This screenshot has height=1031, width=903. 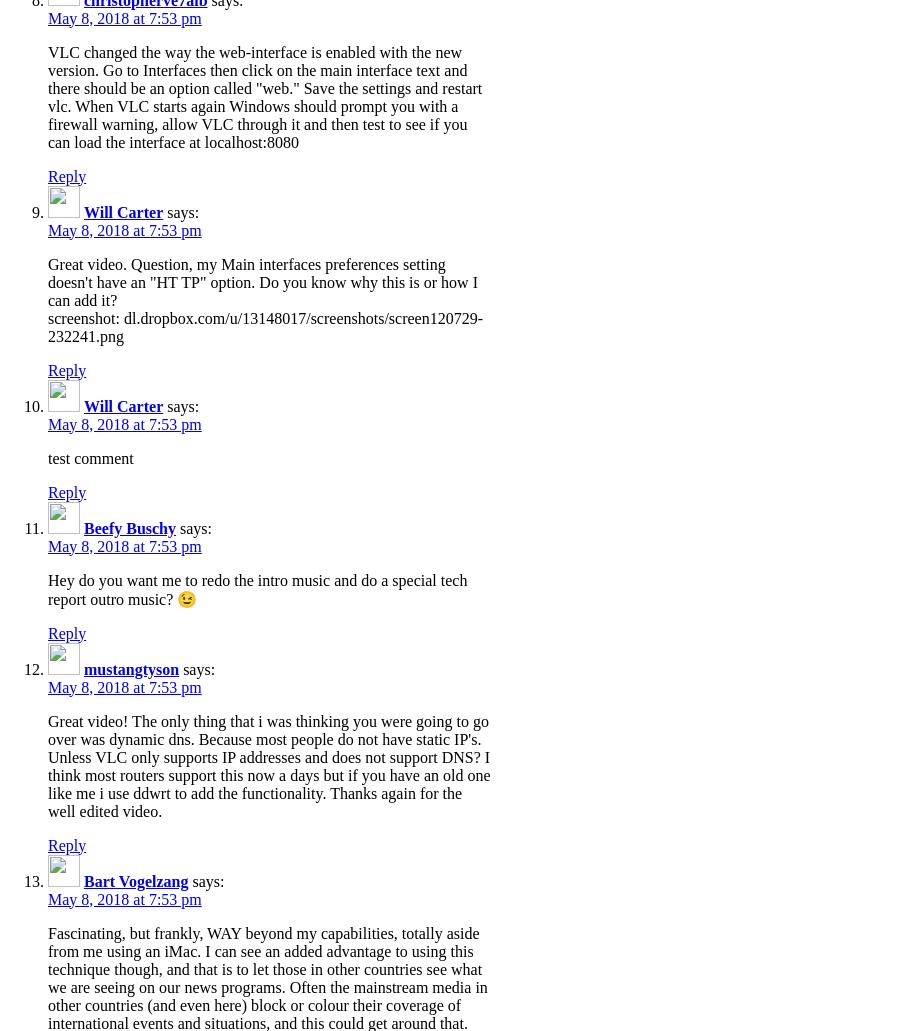 What do you see at coordinates (47, 96) in the screenshot?
I see `'VLC changed the way the web-interface is enabled with the new version. Go to Interfaces then click on the main interface text and there should be an option called "web." Save the settings and restart vlc. When VLC starts again Windows should prompt you with a firewall warning, allow VLC through it and then test to see if you can load the interface at localhost:8080'` at bounding box center [47, 96].